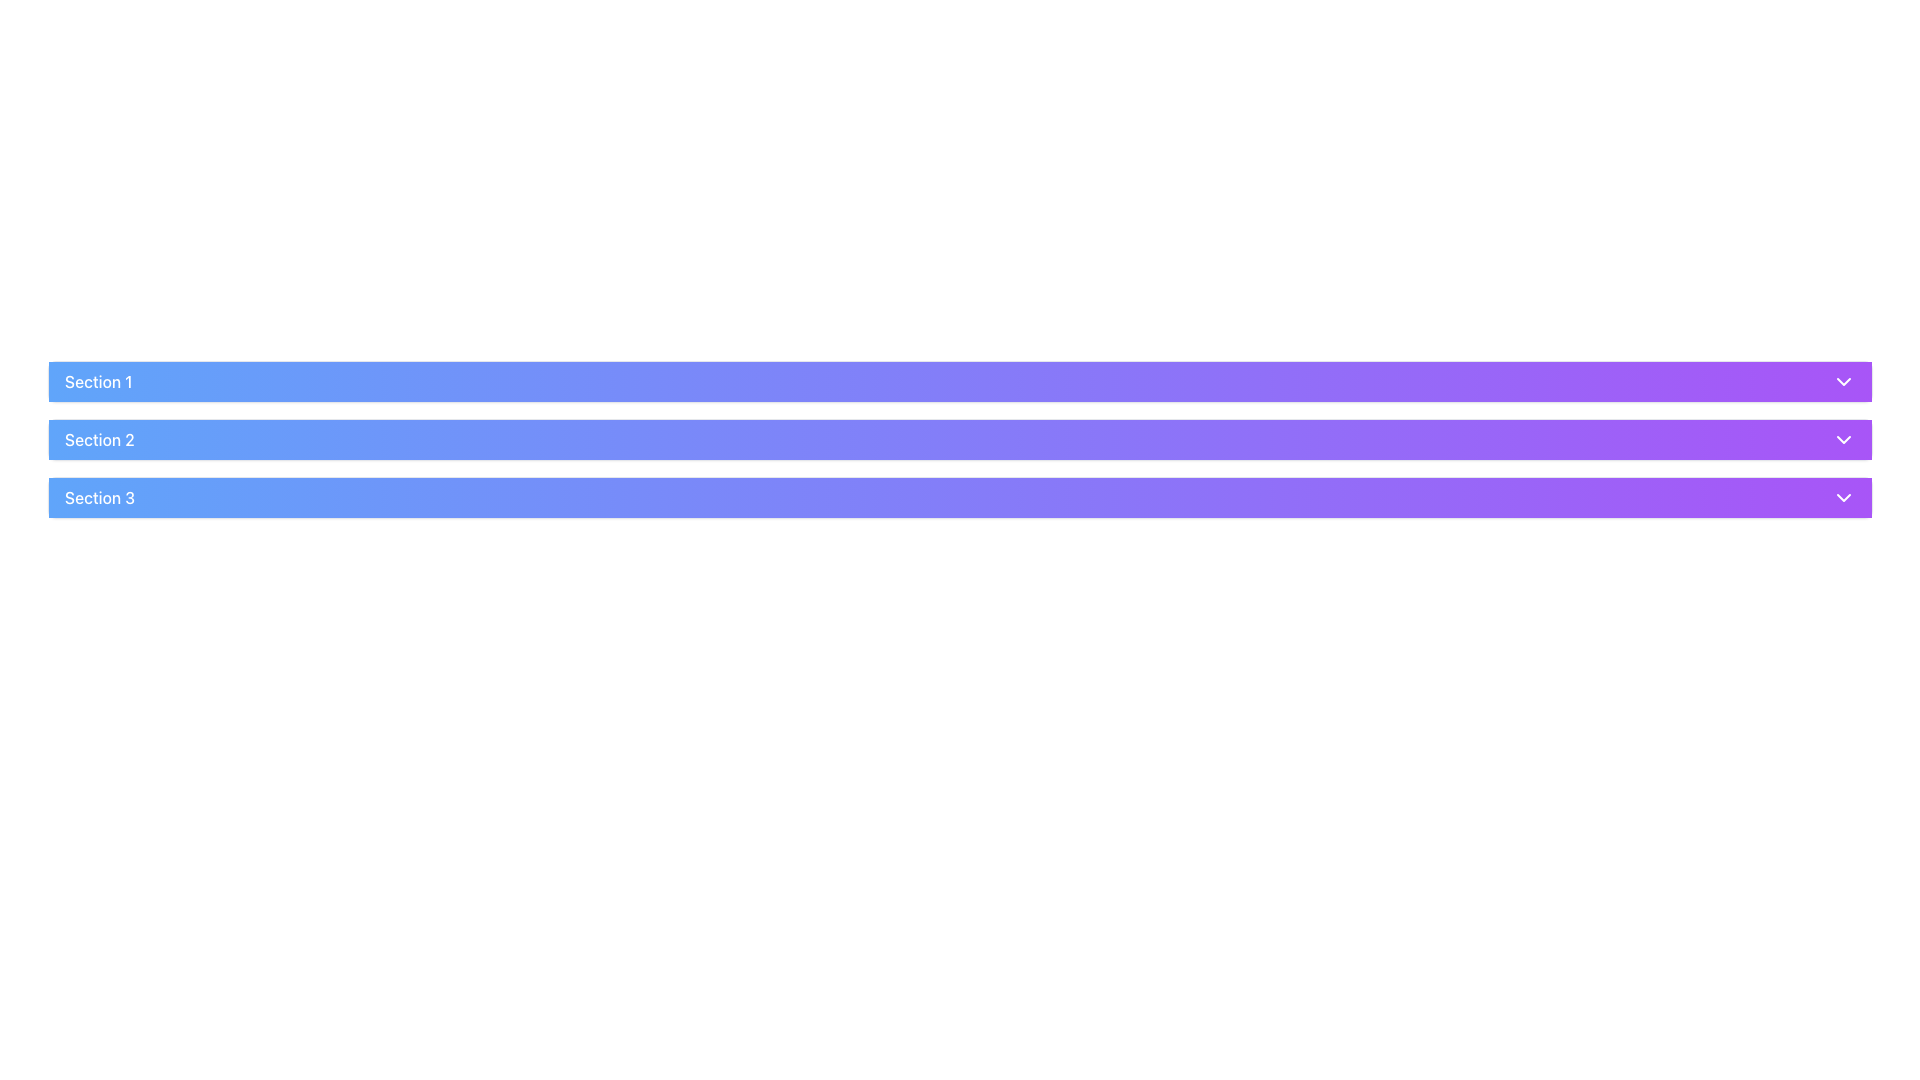  What do you see at coordinates (1842, 496) in the screenshot?
I see `the icon located at the far right edge of the Section 3 bar` at bounding box center [1842, 496].